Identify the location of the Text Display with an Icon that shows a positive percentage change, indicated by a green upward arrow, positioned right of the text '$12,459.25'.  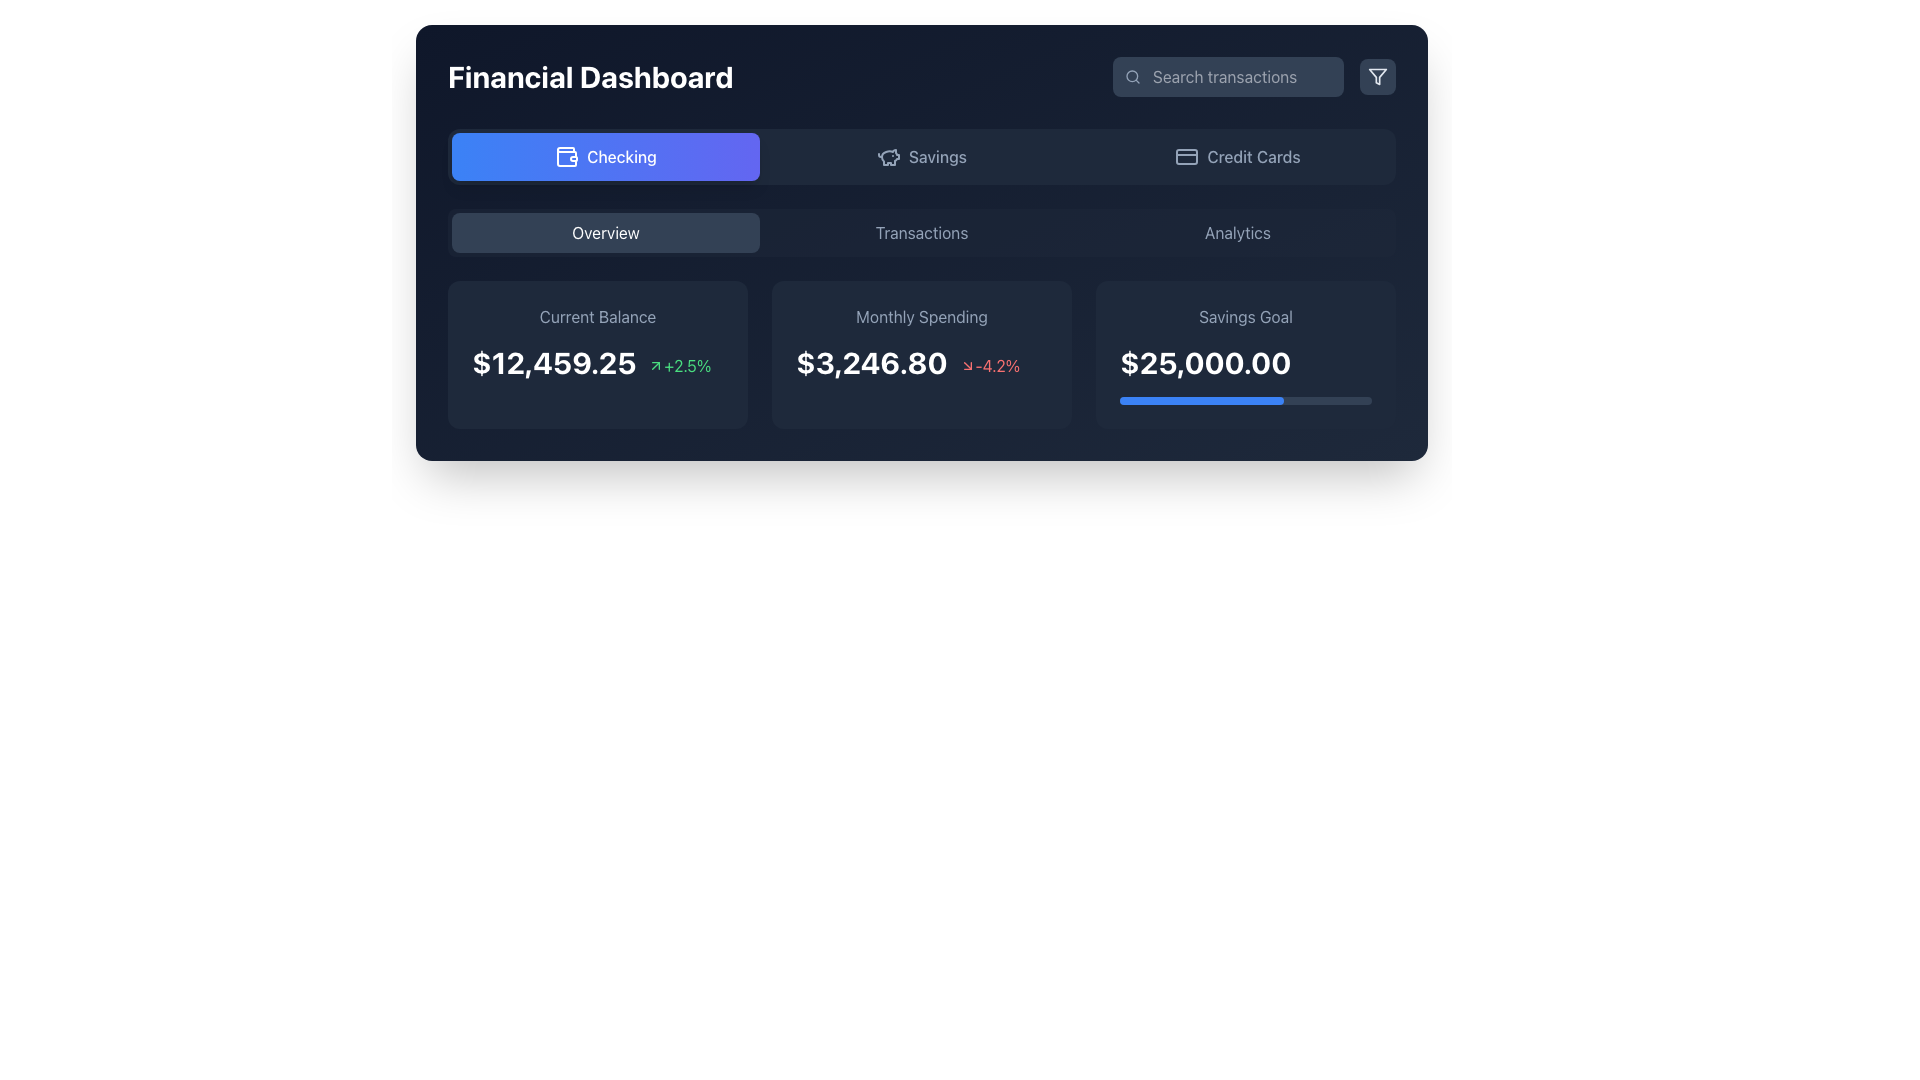
(679, 366).